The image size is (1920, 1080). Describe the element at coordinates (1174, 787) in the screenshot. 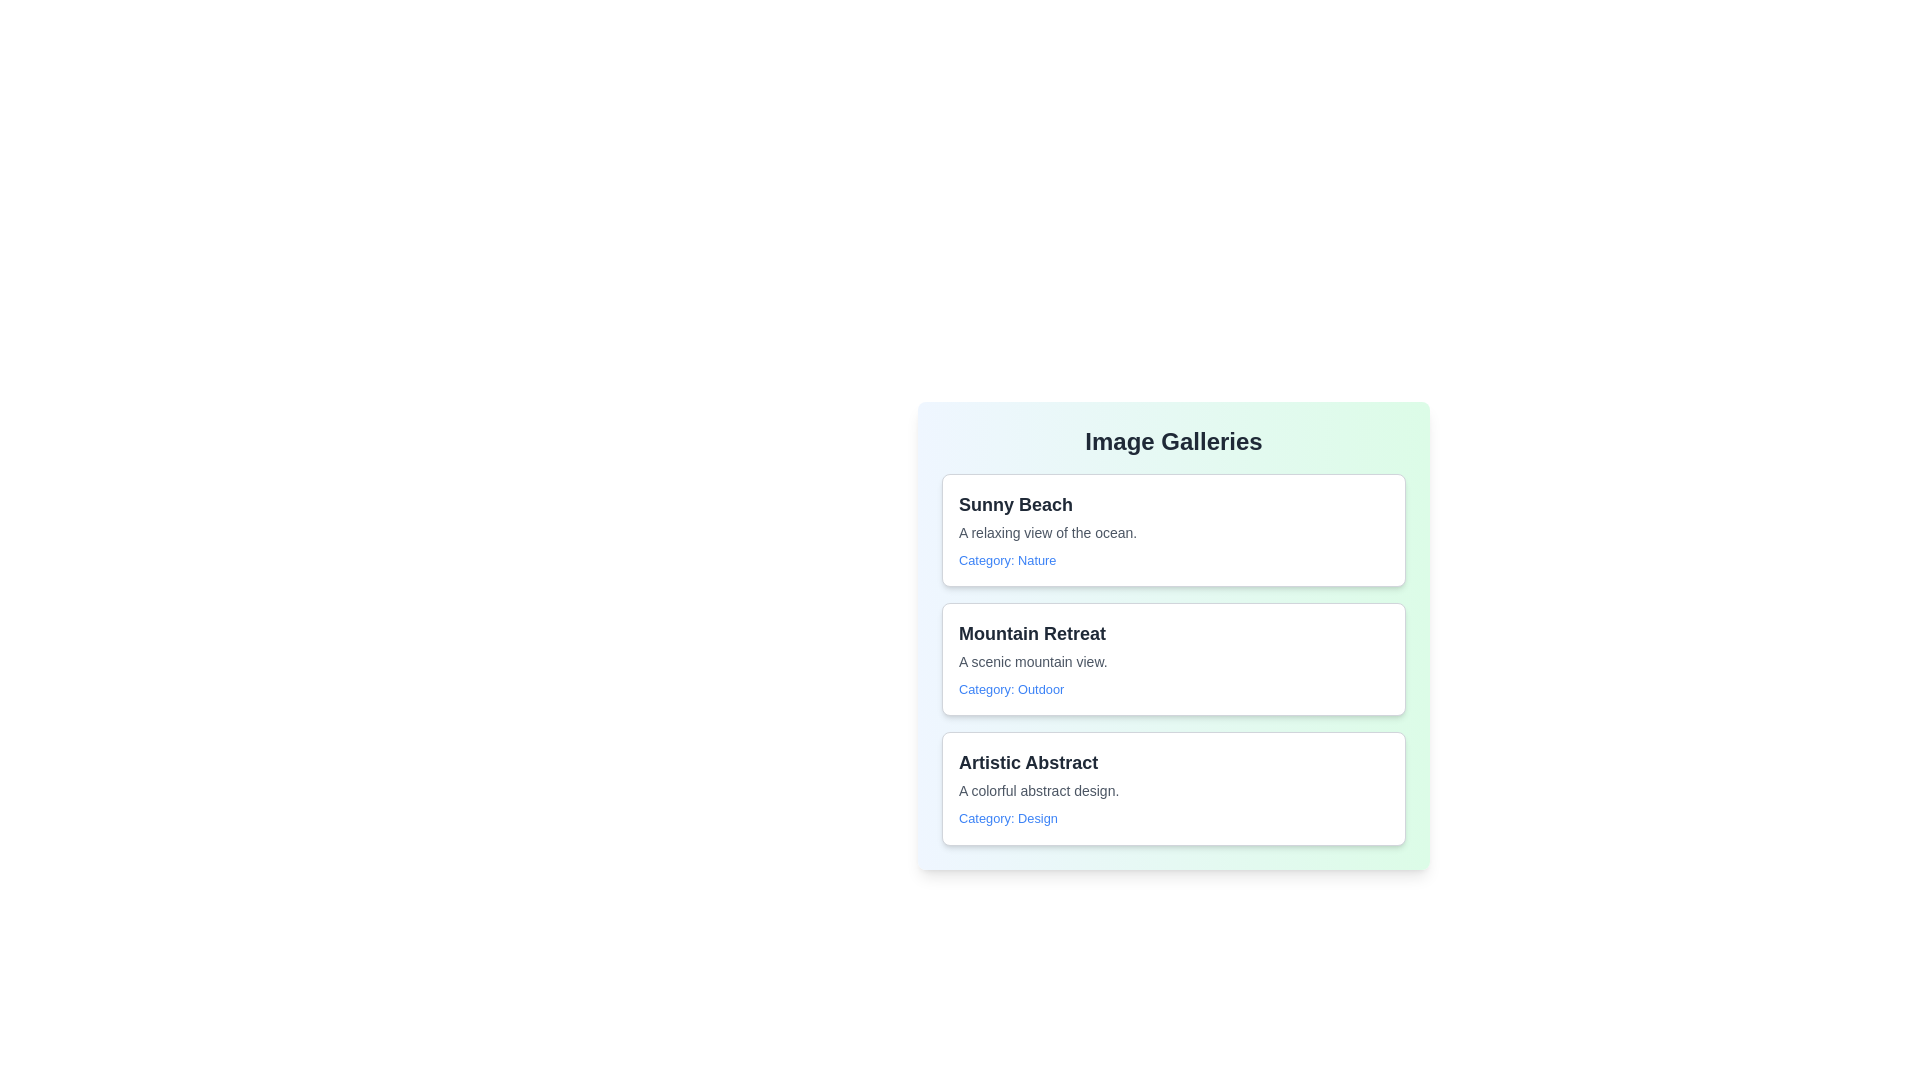

I see `the gallery item Artistic Abstract from the list` at that location.